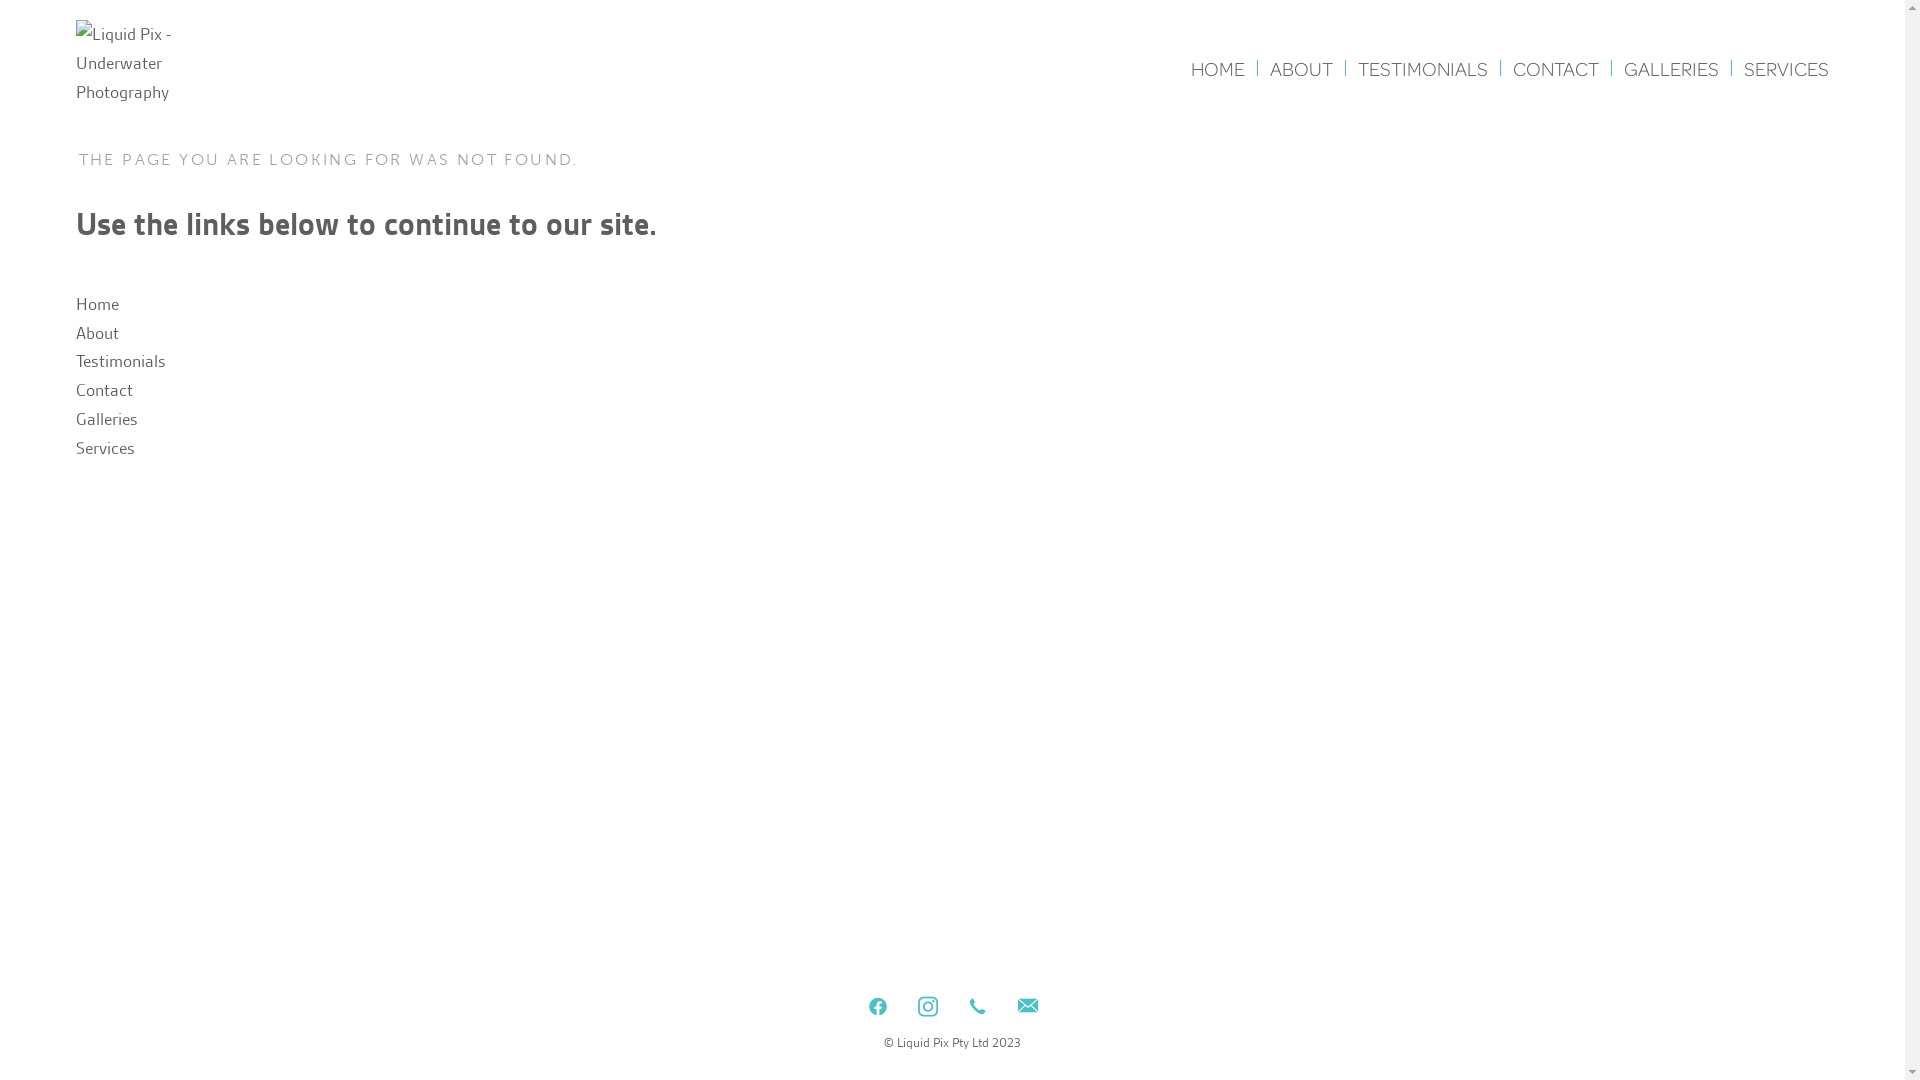 This screenshot has width=1920, height=1080. What do you see at coordinates (96, 331) in the screenshot?
I see `'About'` at bounding box center [96, 331].